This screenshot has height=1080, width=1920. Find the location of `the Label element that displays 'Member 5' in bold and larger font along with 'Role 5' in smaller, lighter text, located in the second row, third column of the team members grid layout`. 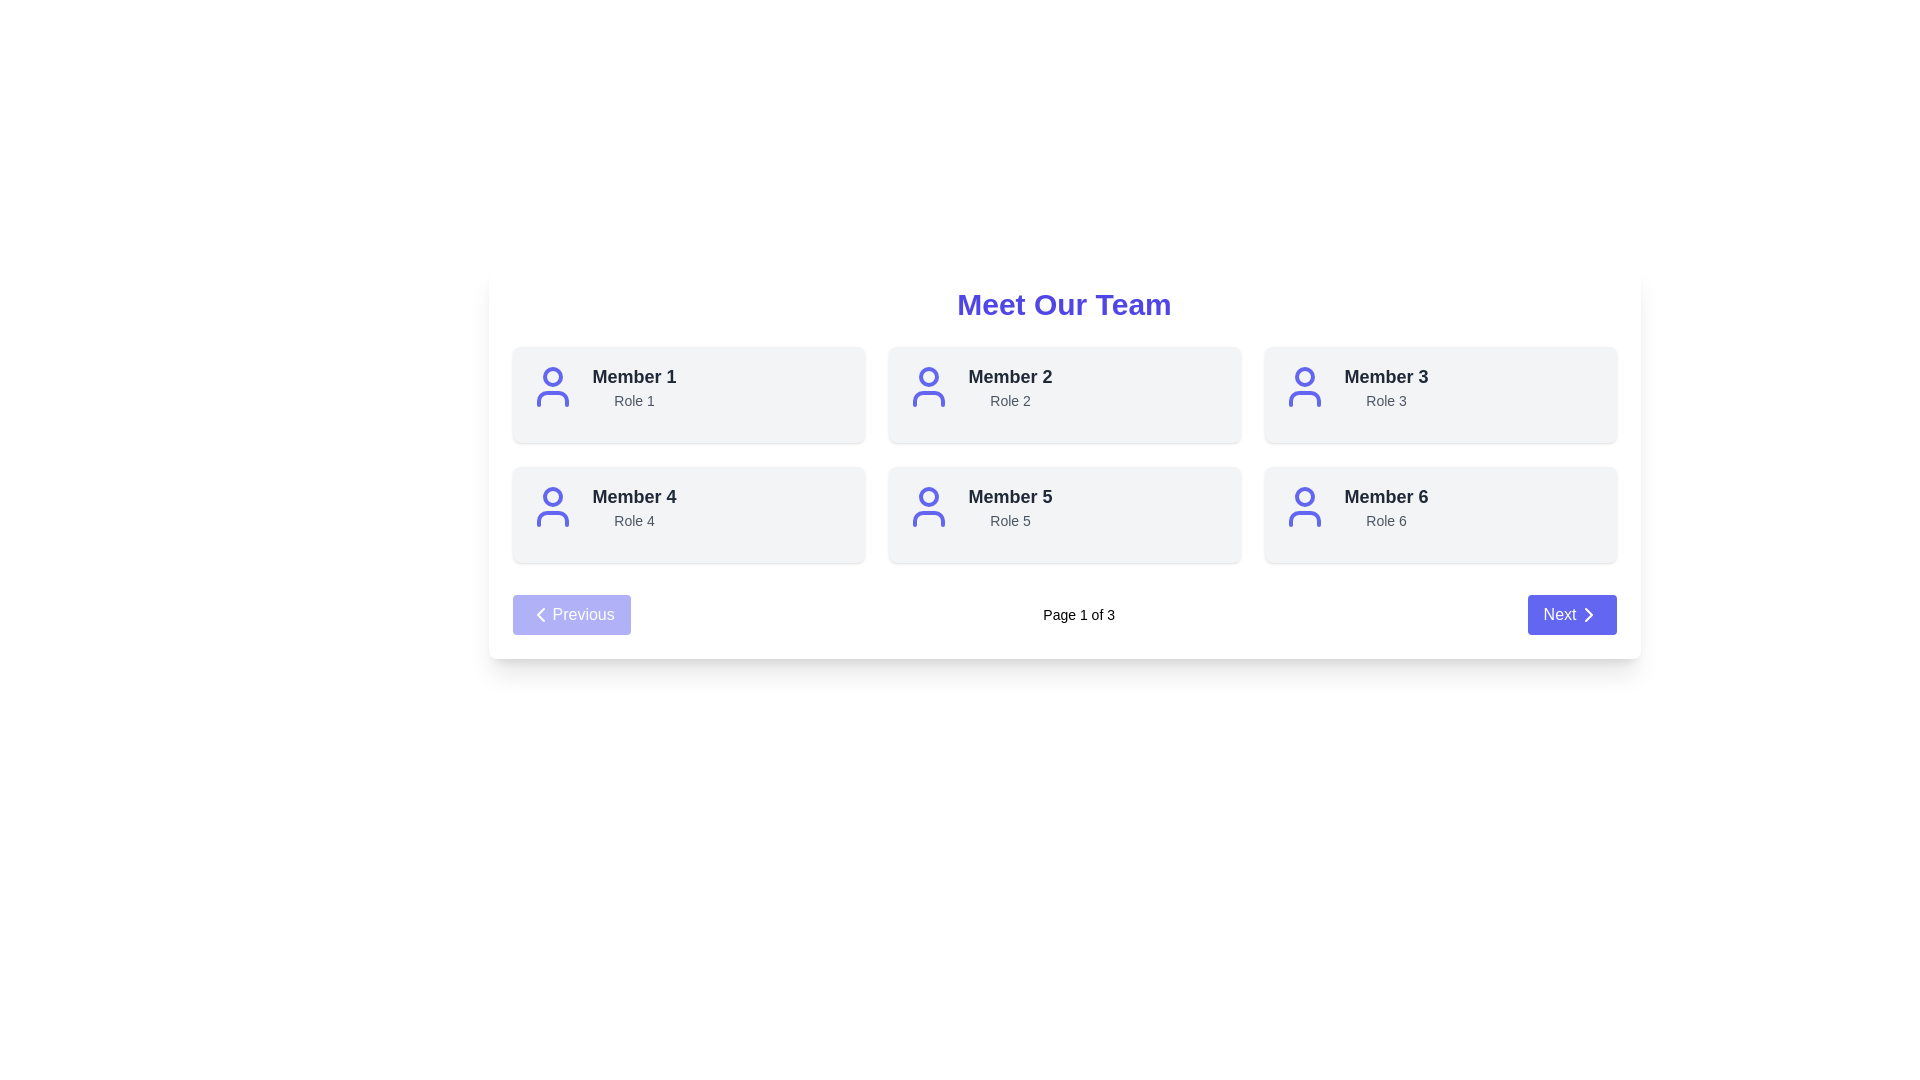

the Label element that displays 'Member 5' in bold and larger font along with 'Role 5' in smaller, lighter text, located in the second row, third column of the team members grid layout is located at coordinates (1010, 505).